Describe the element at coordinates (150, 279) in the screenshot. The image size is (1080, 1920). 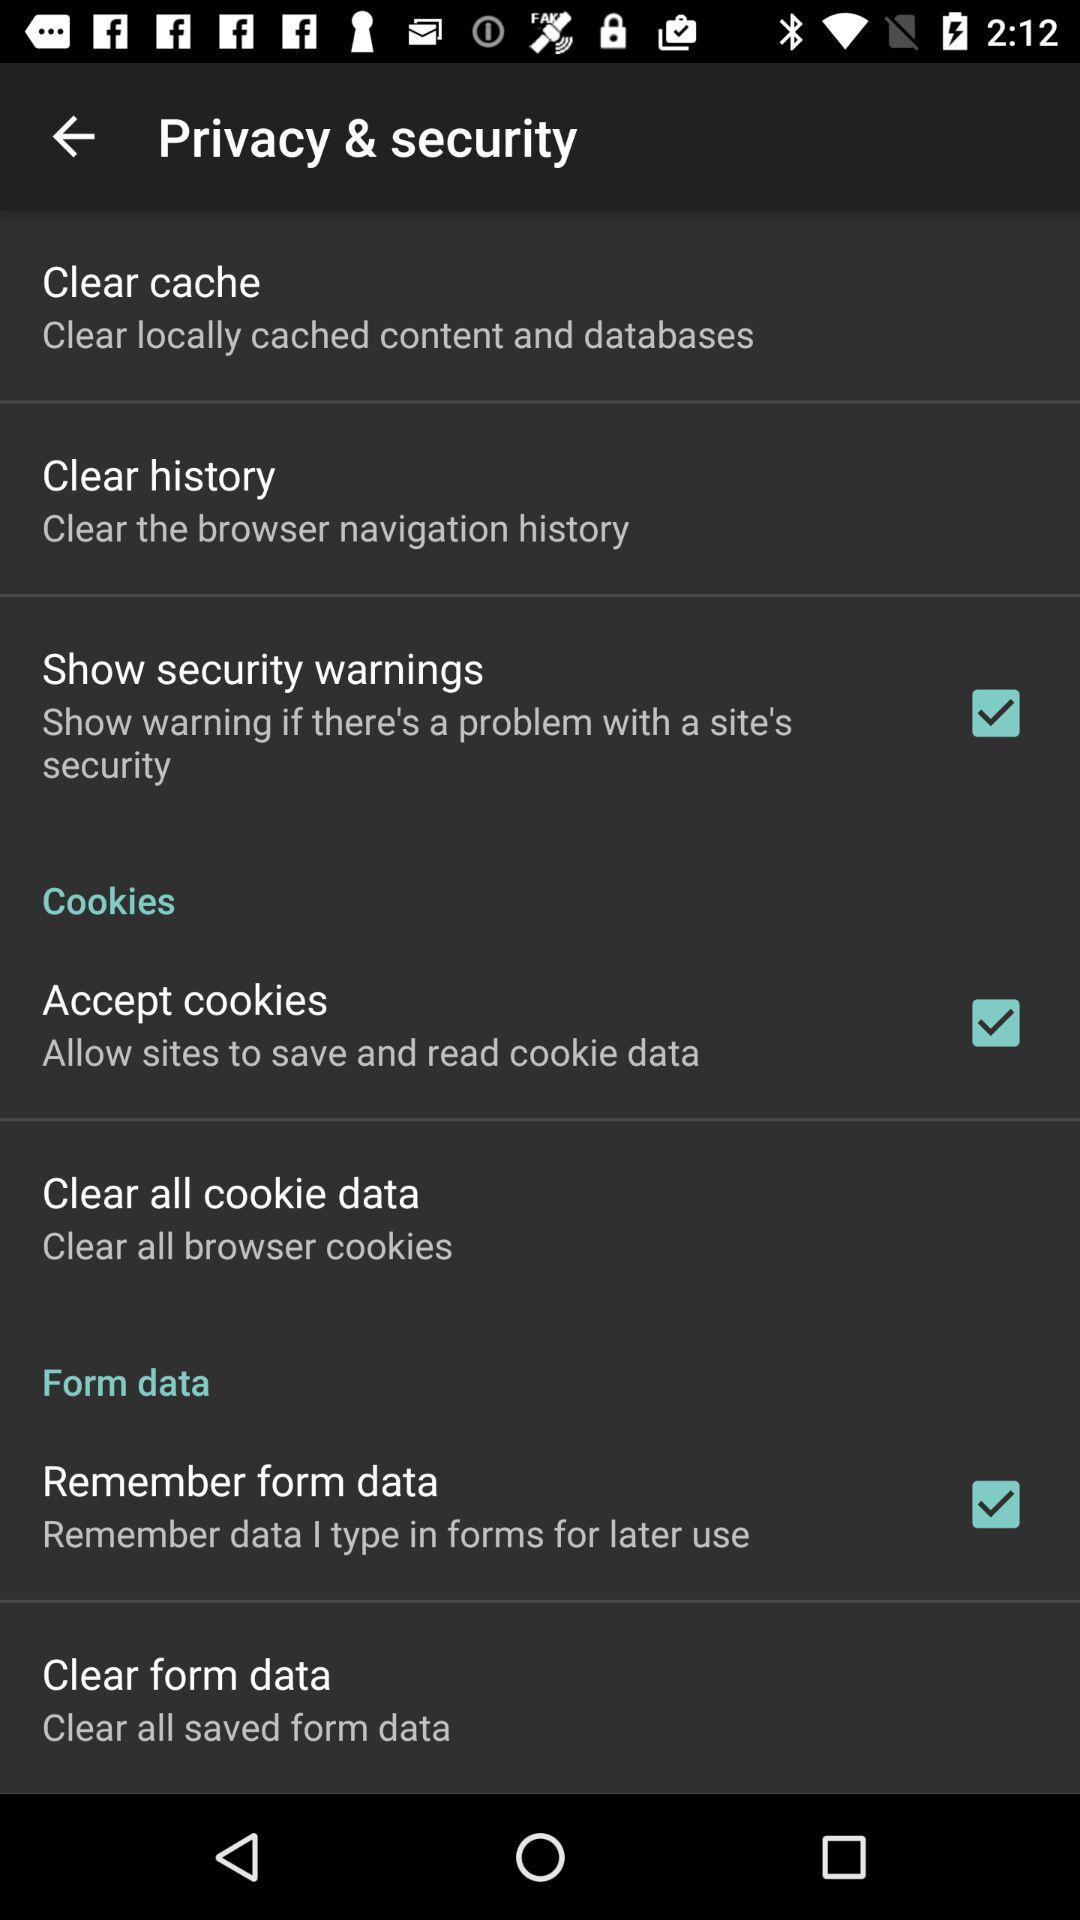
I see `the clear cache app` at that location.